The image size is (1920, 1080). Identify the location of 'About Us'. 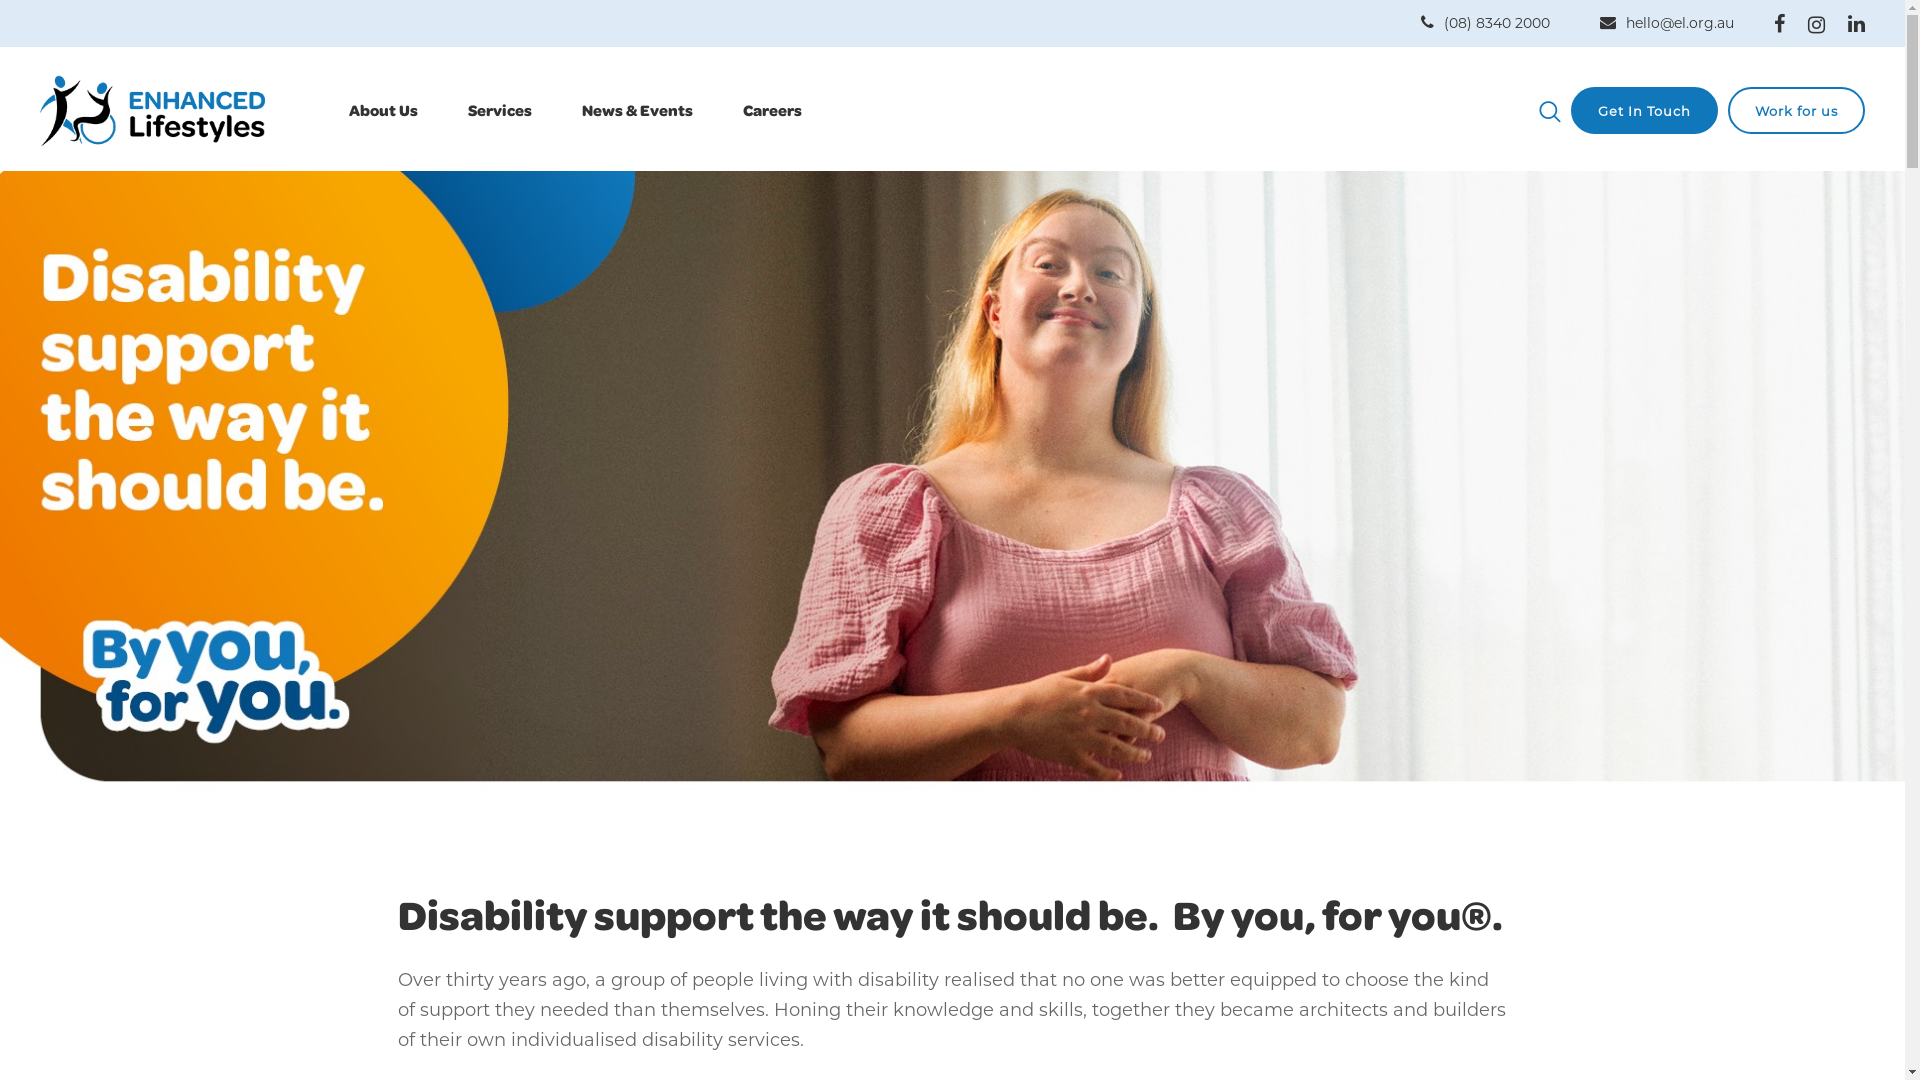
(383, 110).